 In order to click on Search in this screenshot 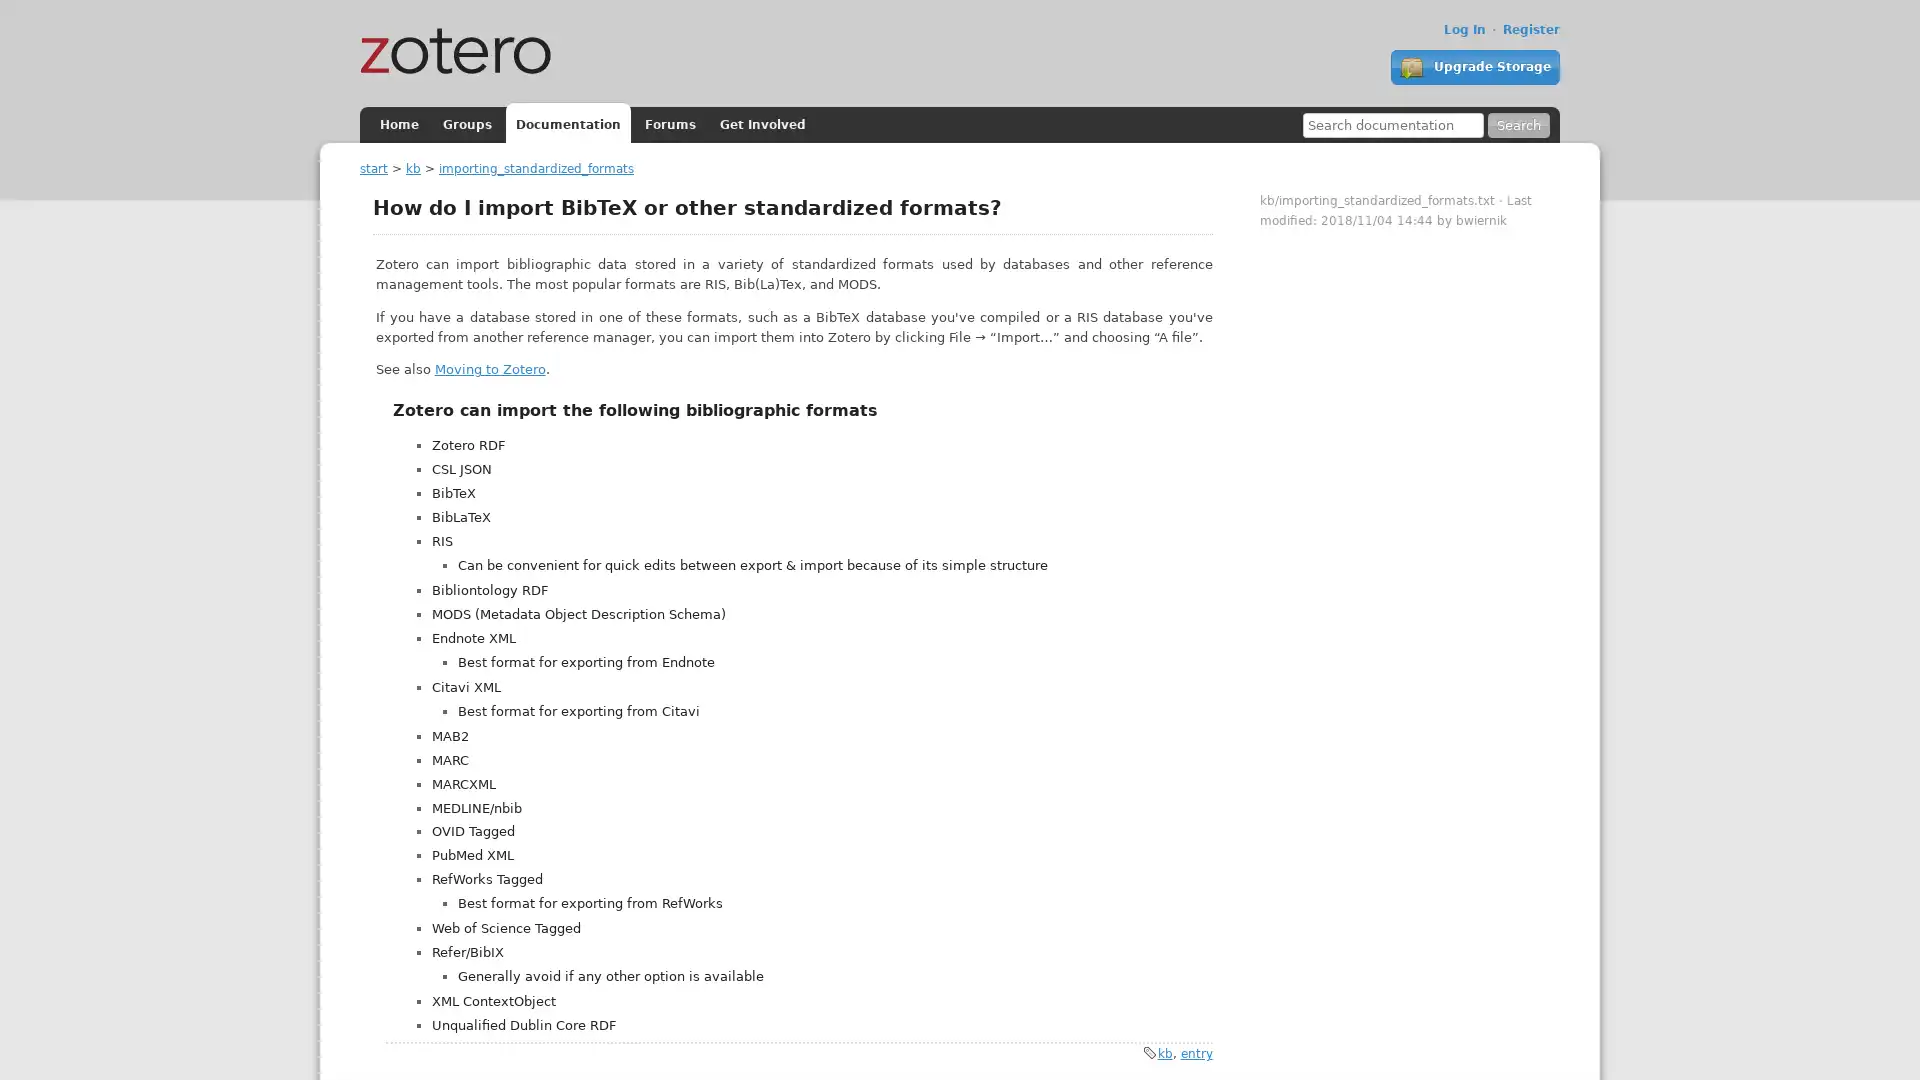, I will do `click(1518, 125)`.